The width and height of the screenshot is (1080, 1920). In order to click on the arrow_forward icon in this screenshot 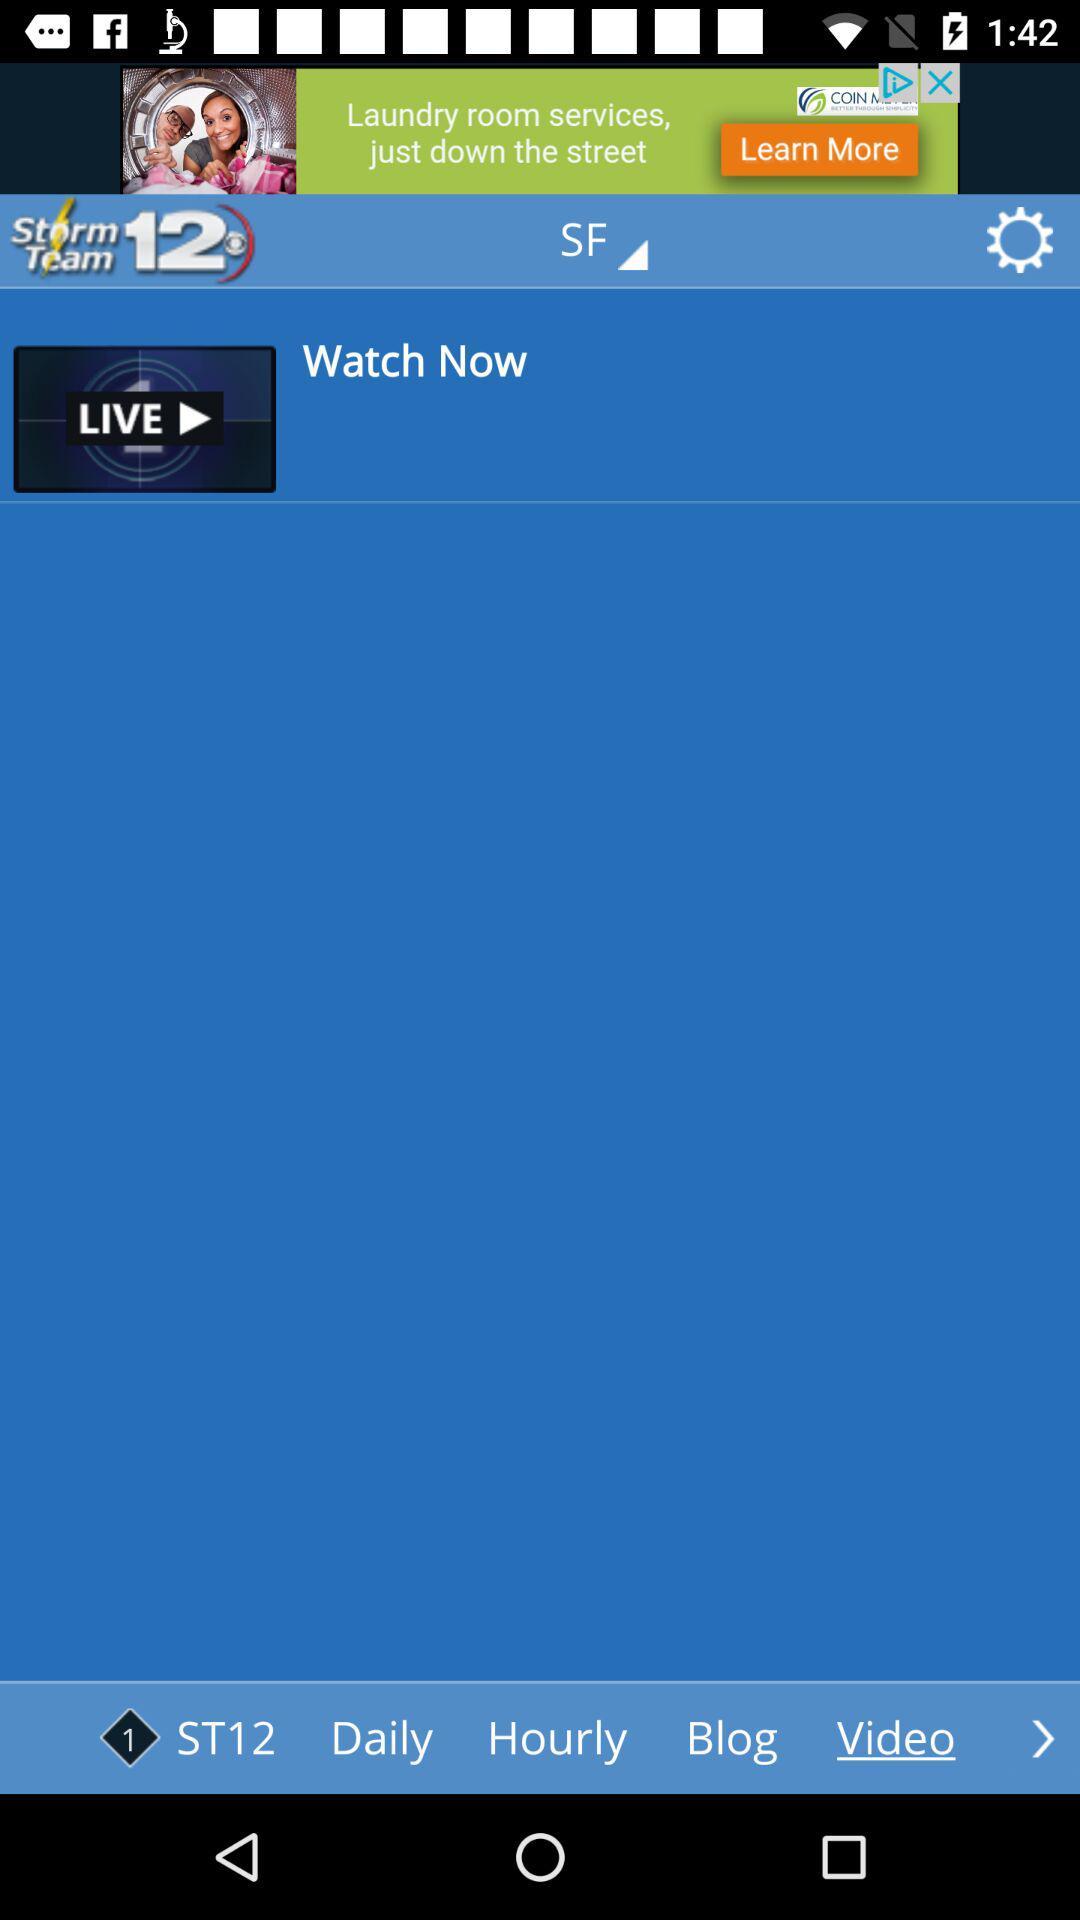, I will do `click(1042, 1737)`.